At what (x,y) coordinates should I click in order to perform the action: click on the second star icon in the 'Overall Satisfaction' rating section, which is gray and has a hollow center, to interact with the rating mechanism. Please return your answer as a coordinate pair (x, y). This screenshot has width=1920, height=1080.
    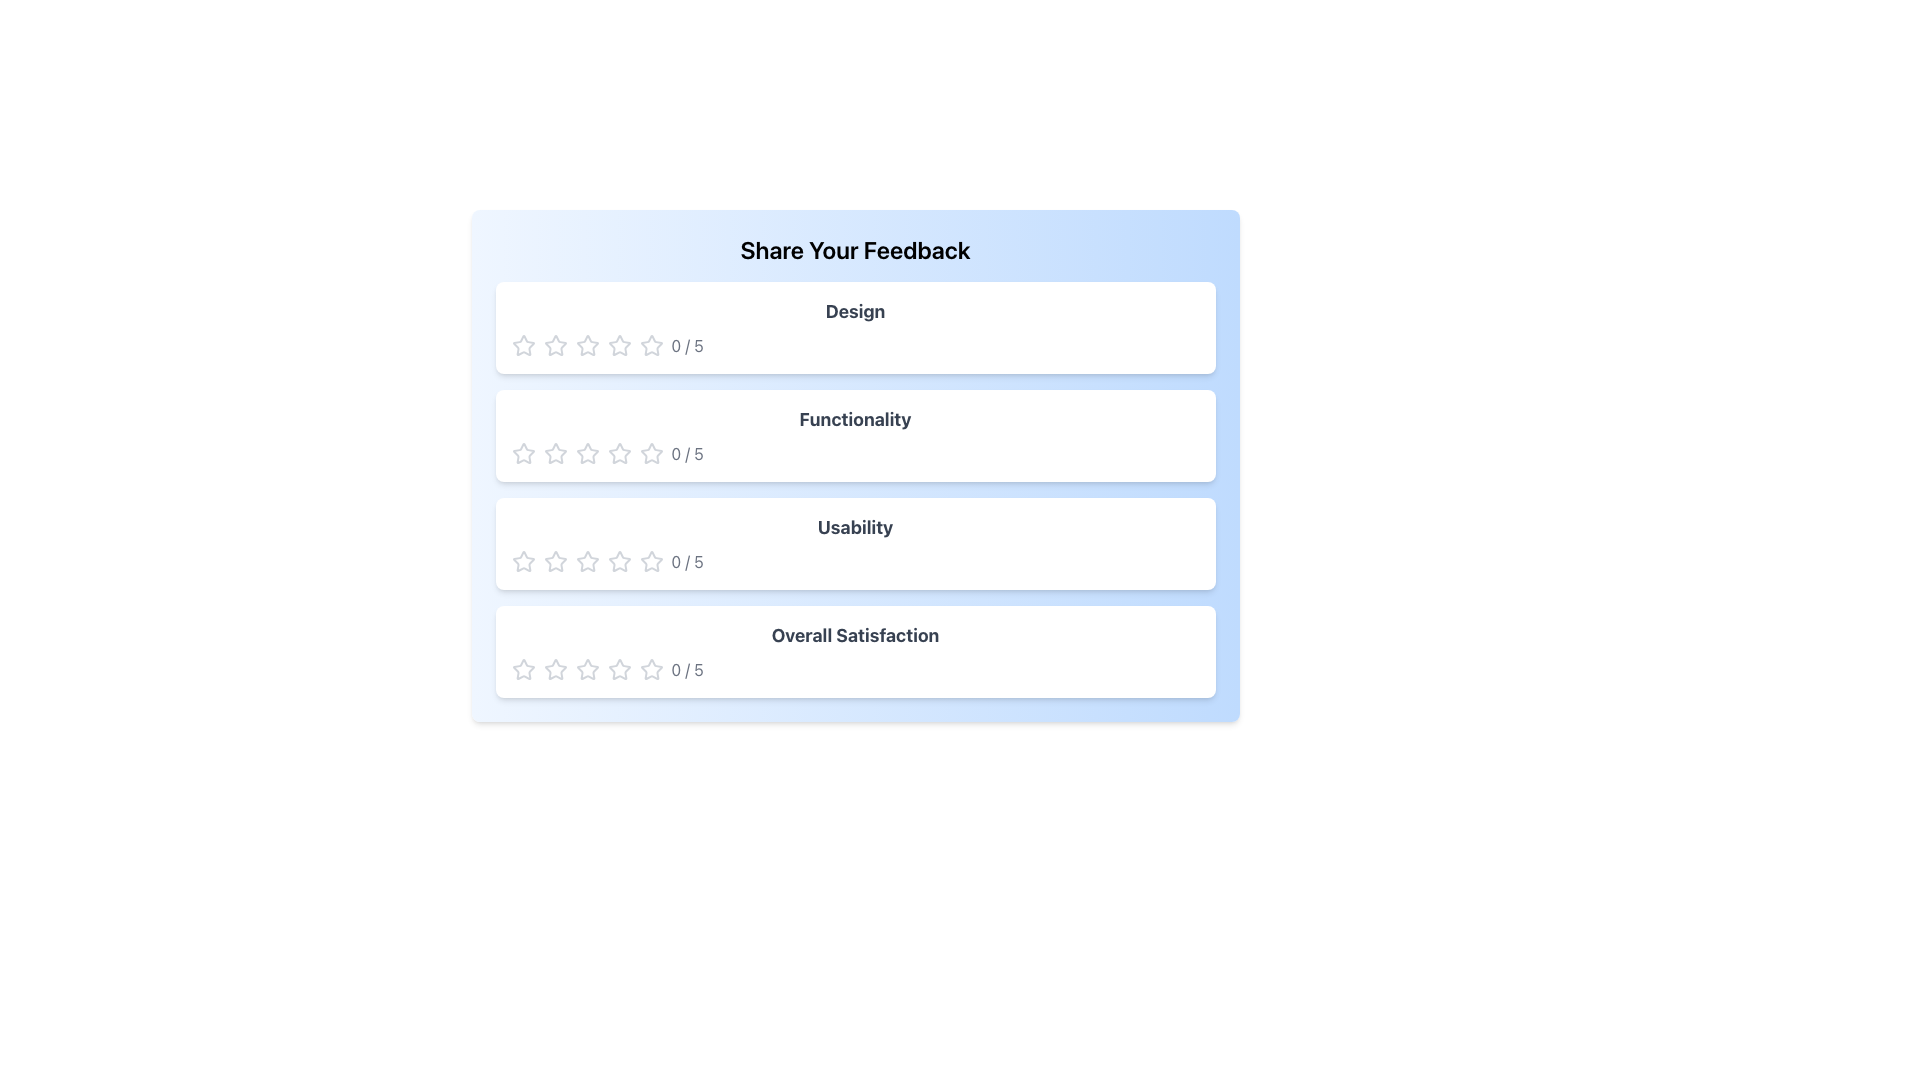
    Looking at the image, I should click on (555, 670).